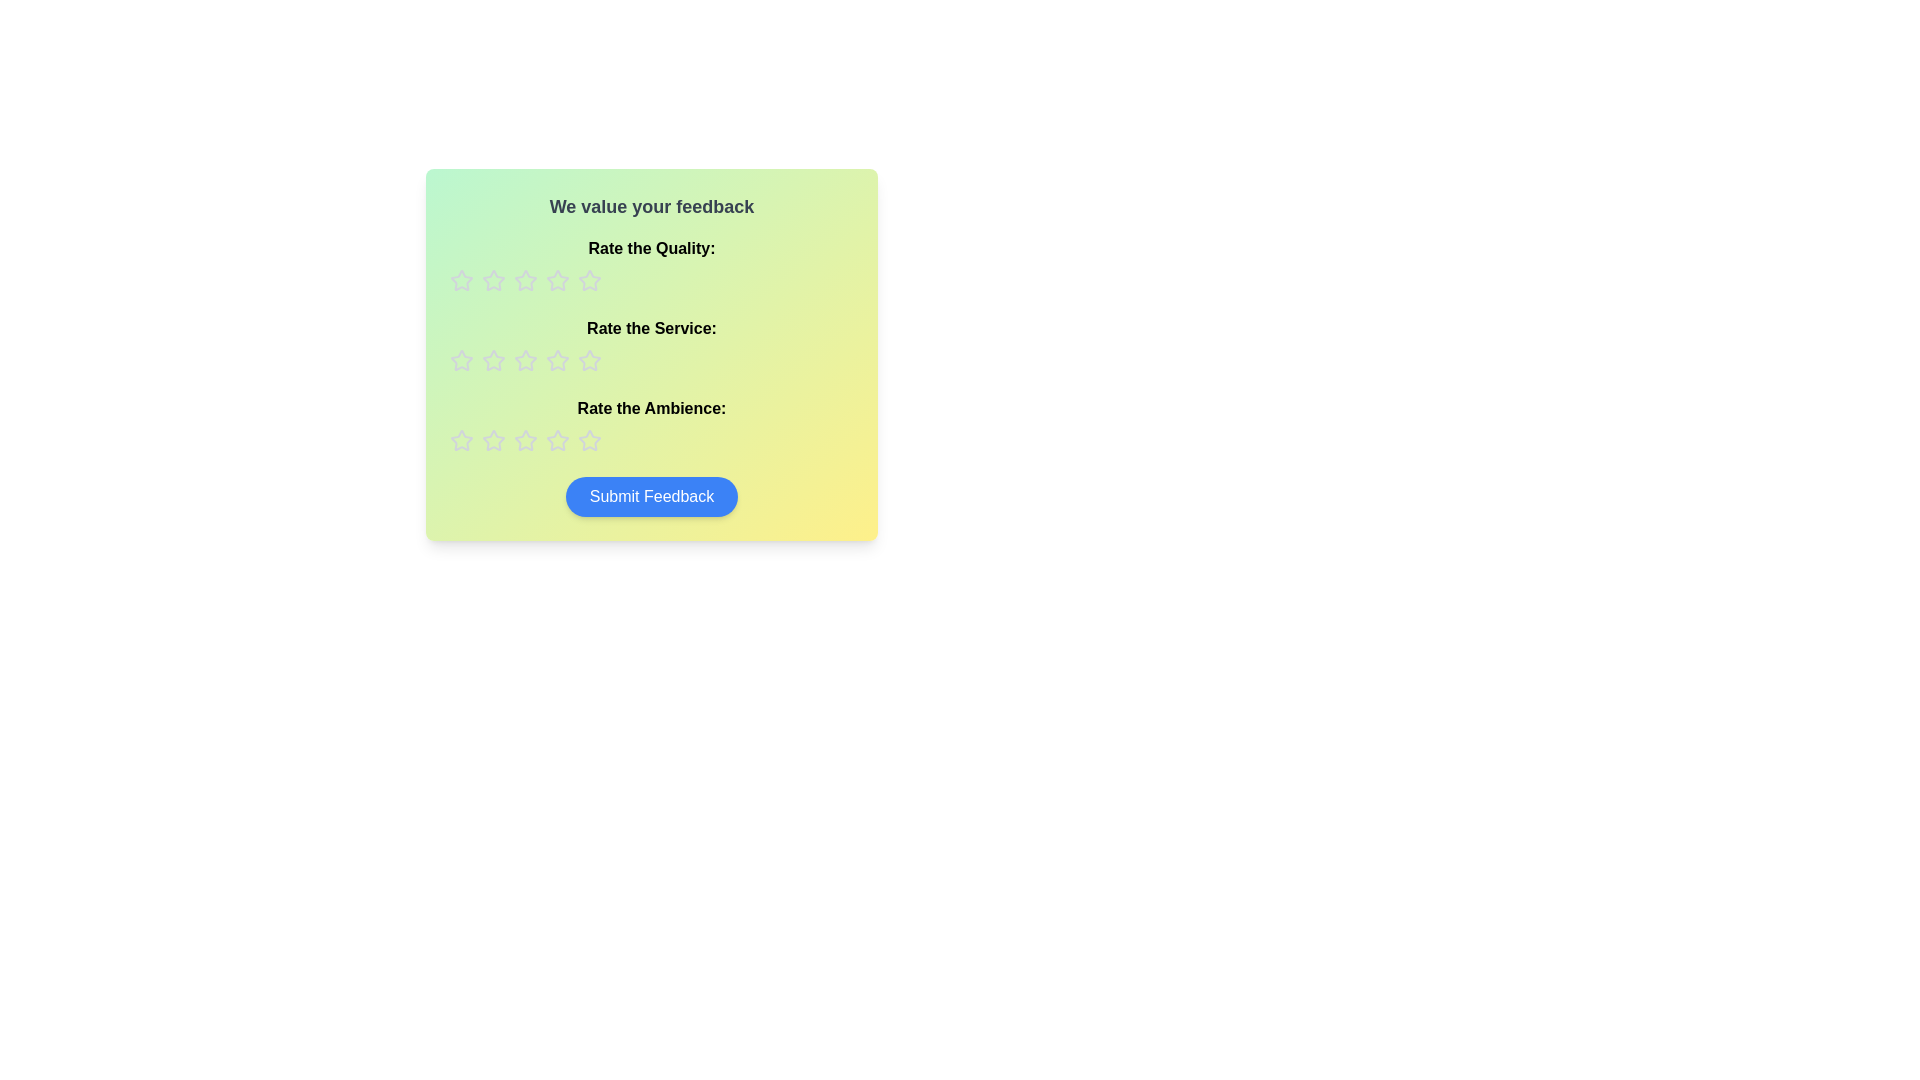 The height and width of the screenshot is (1080, 1920). I want to click on the first star in the second row of rating options labeled 'Rate the Service', so click(460, 361).